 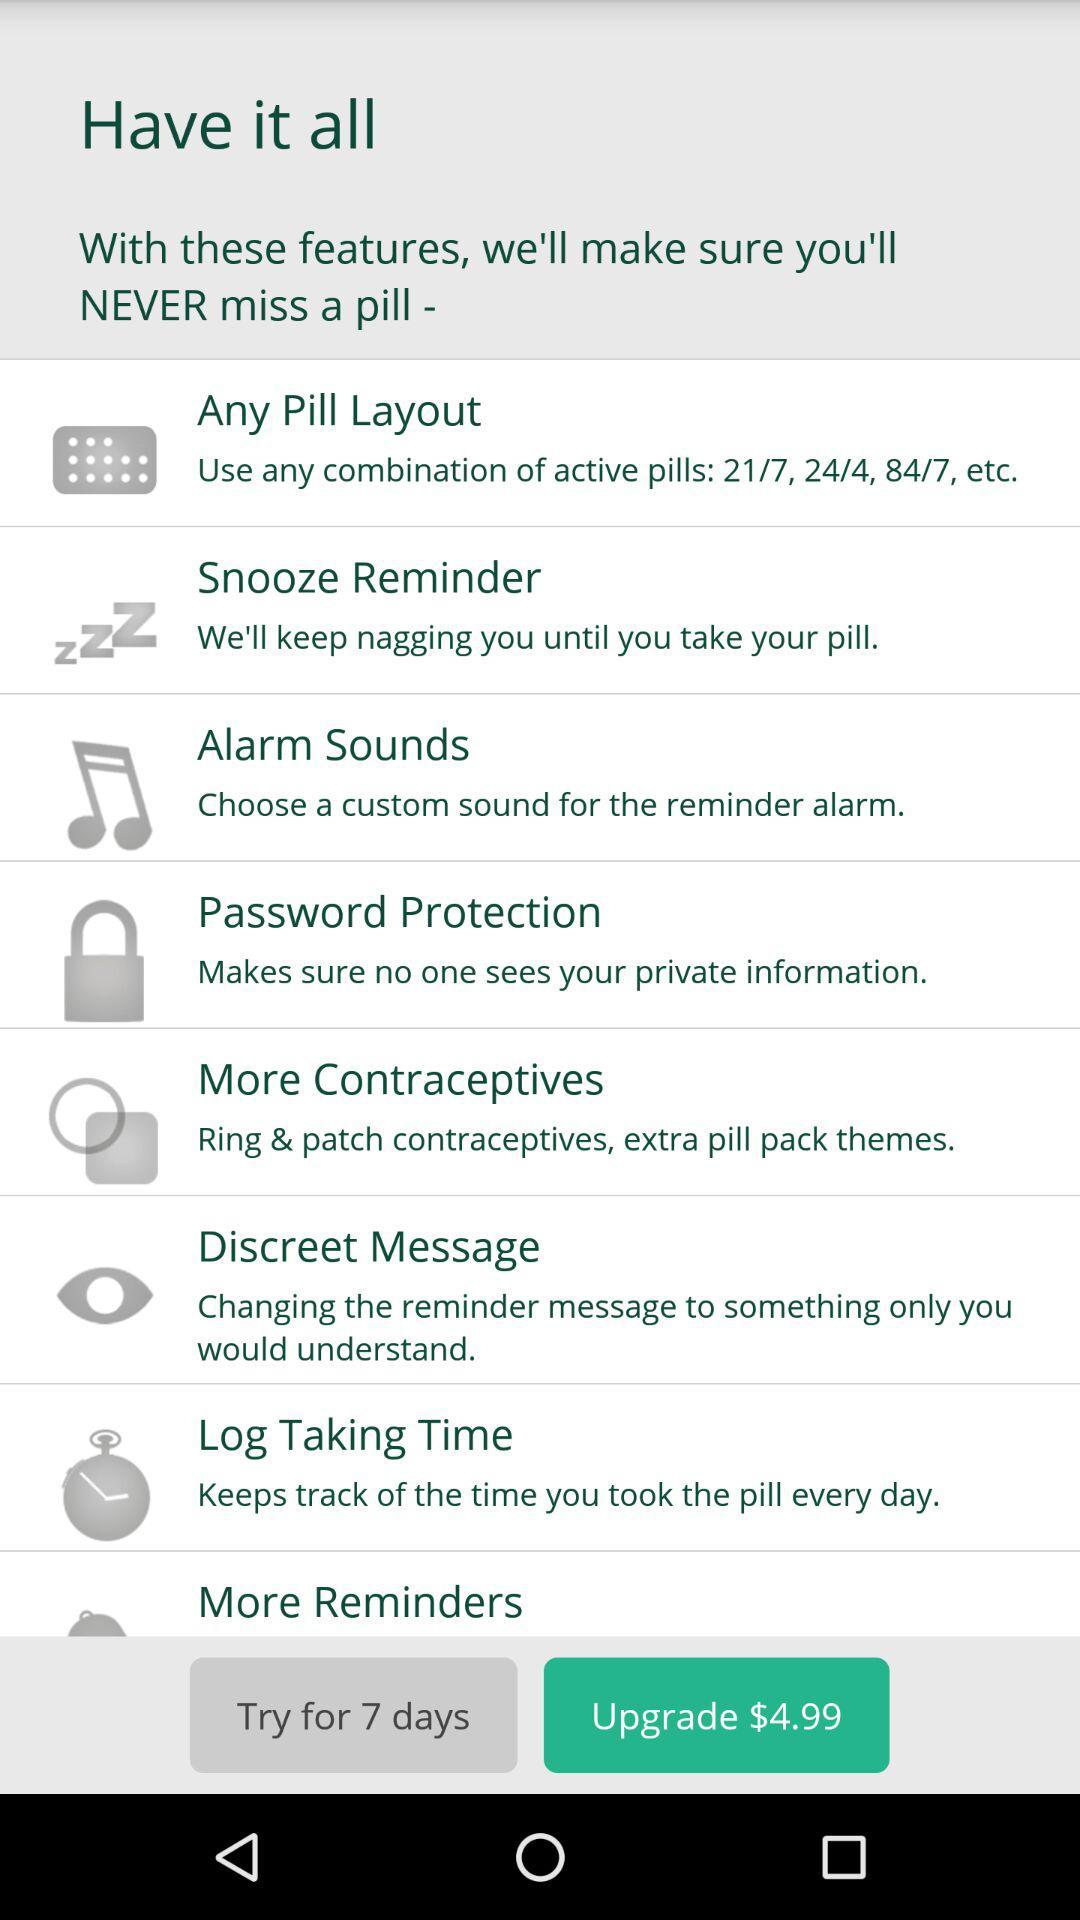 I want to click on app below choose a custom, so click(x=624, y=909).